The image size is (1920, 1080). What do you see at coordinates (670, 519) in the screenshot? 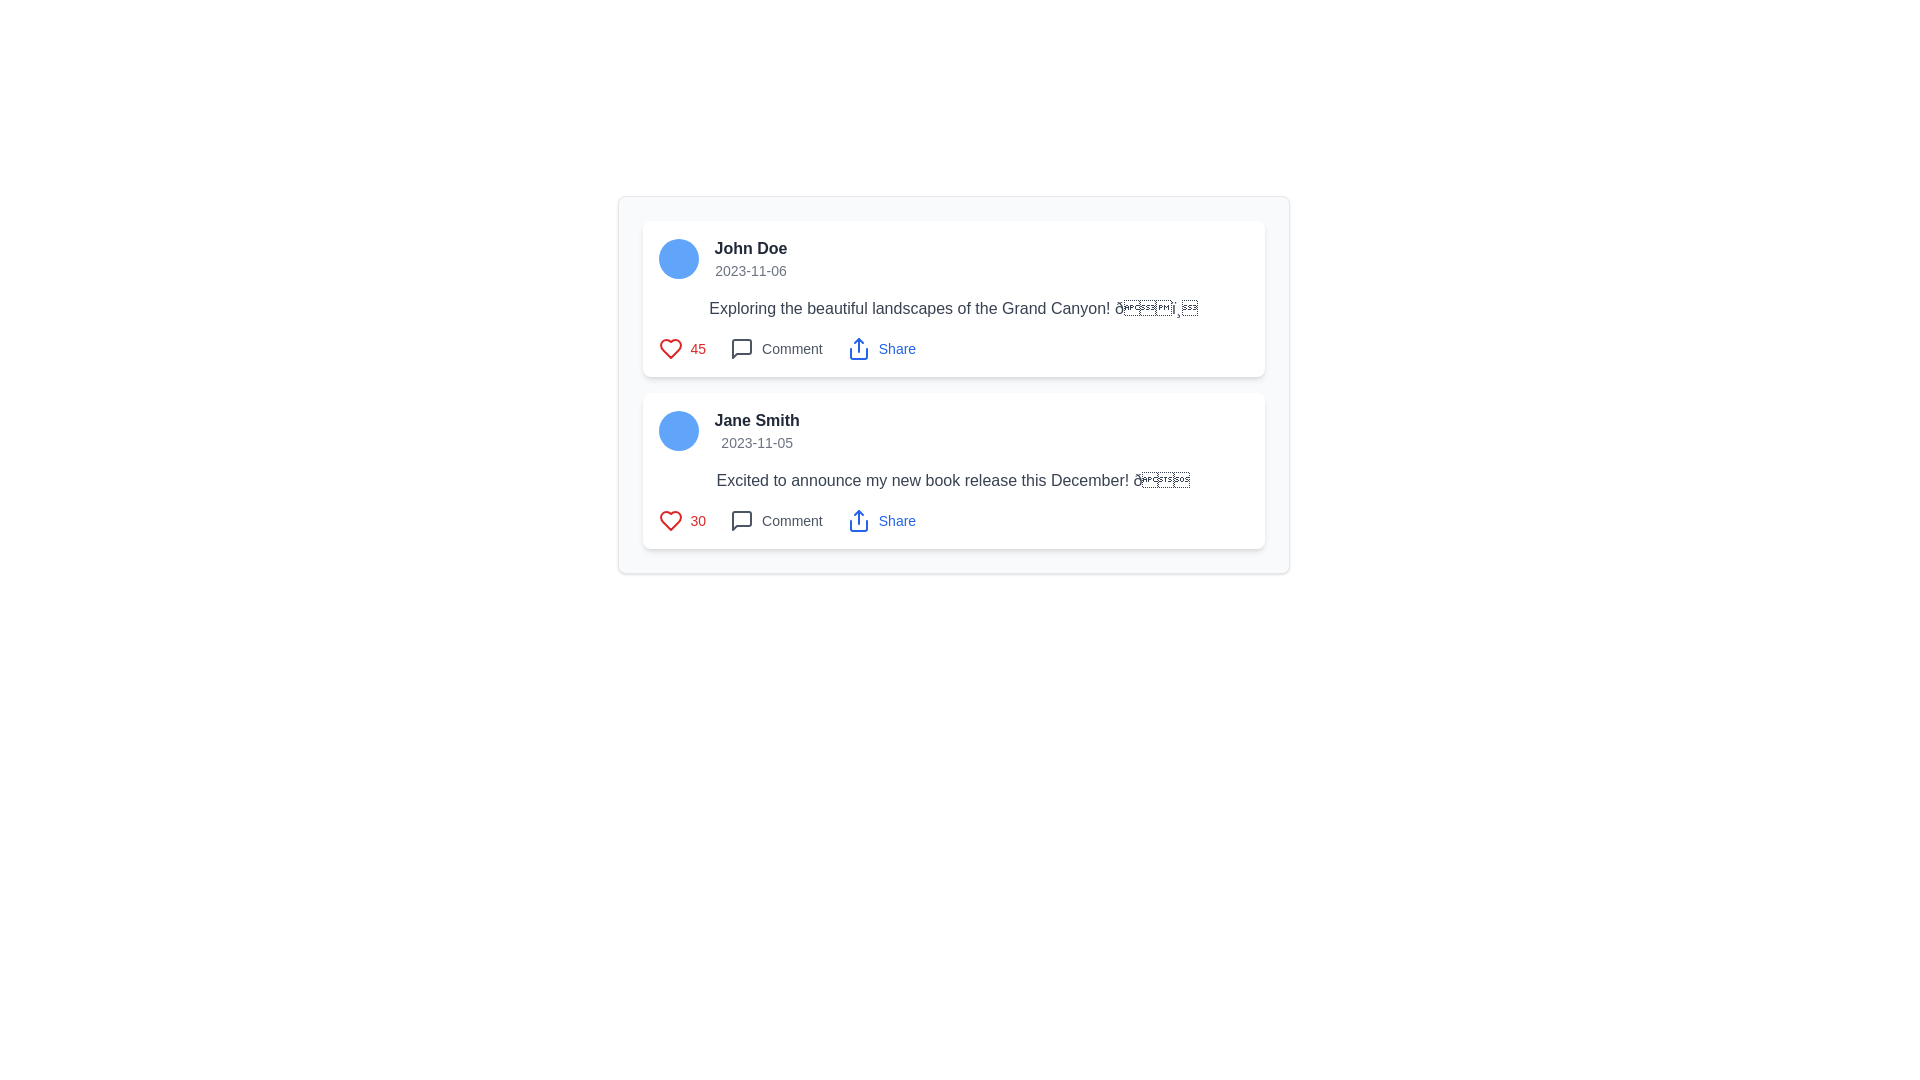
I see `the heart-shaped icon located to the left of the numeric label '30' under Jane Smith's post` at bounding box center [670, 519].